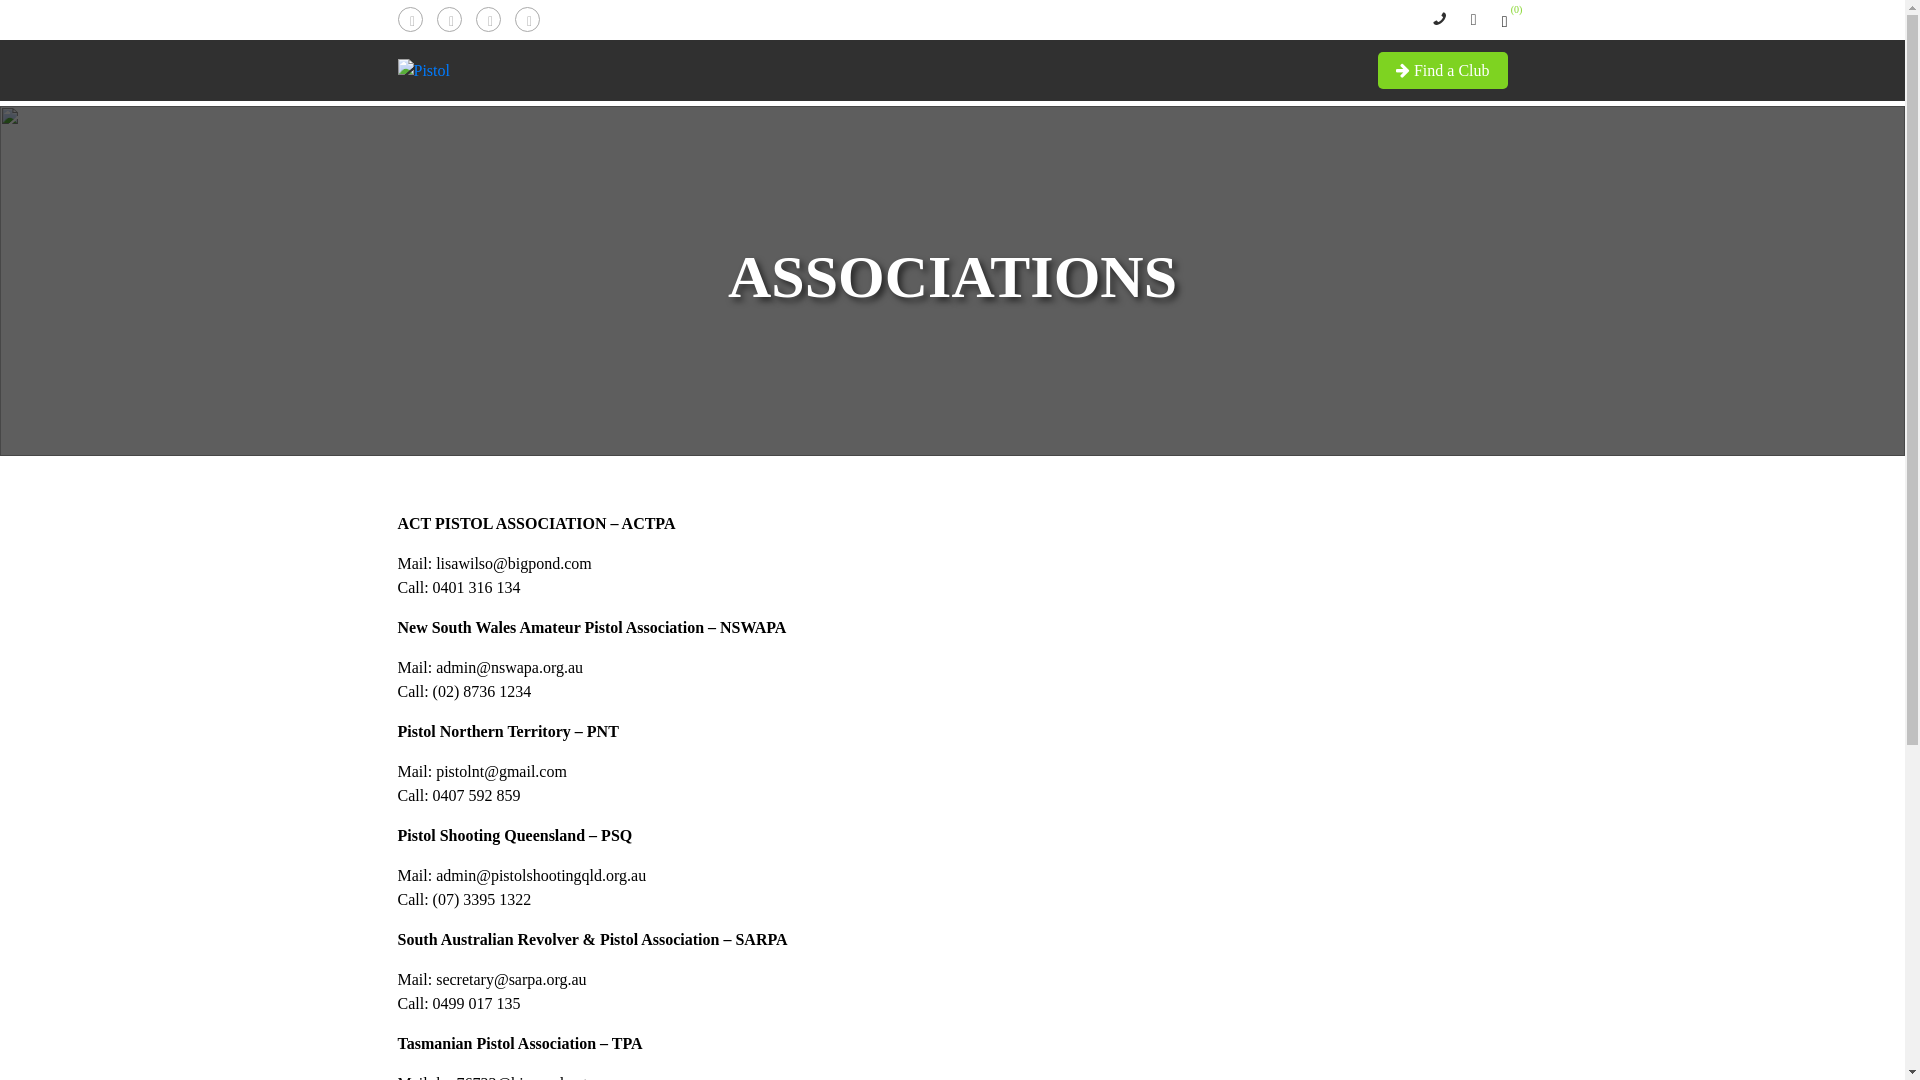  Describe the element at coordinates (475, 1003) in the screenshot. I see `'0499 017 135'` at that location.